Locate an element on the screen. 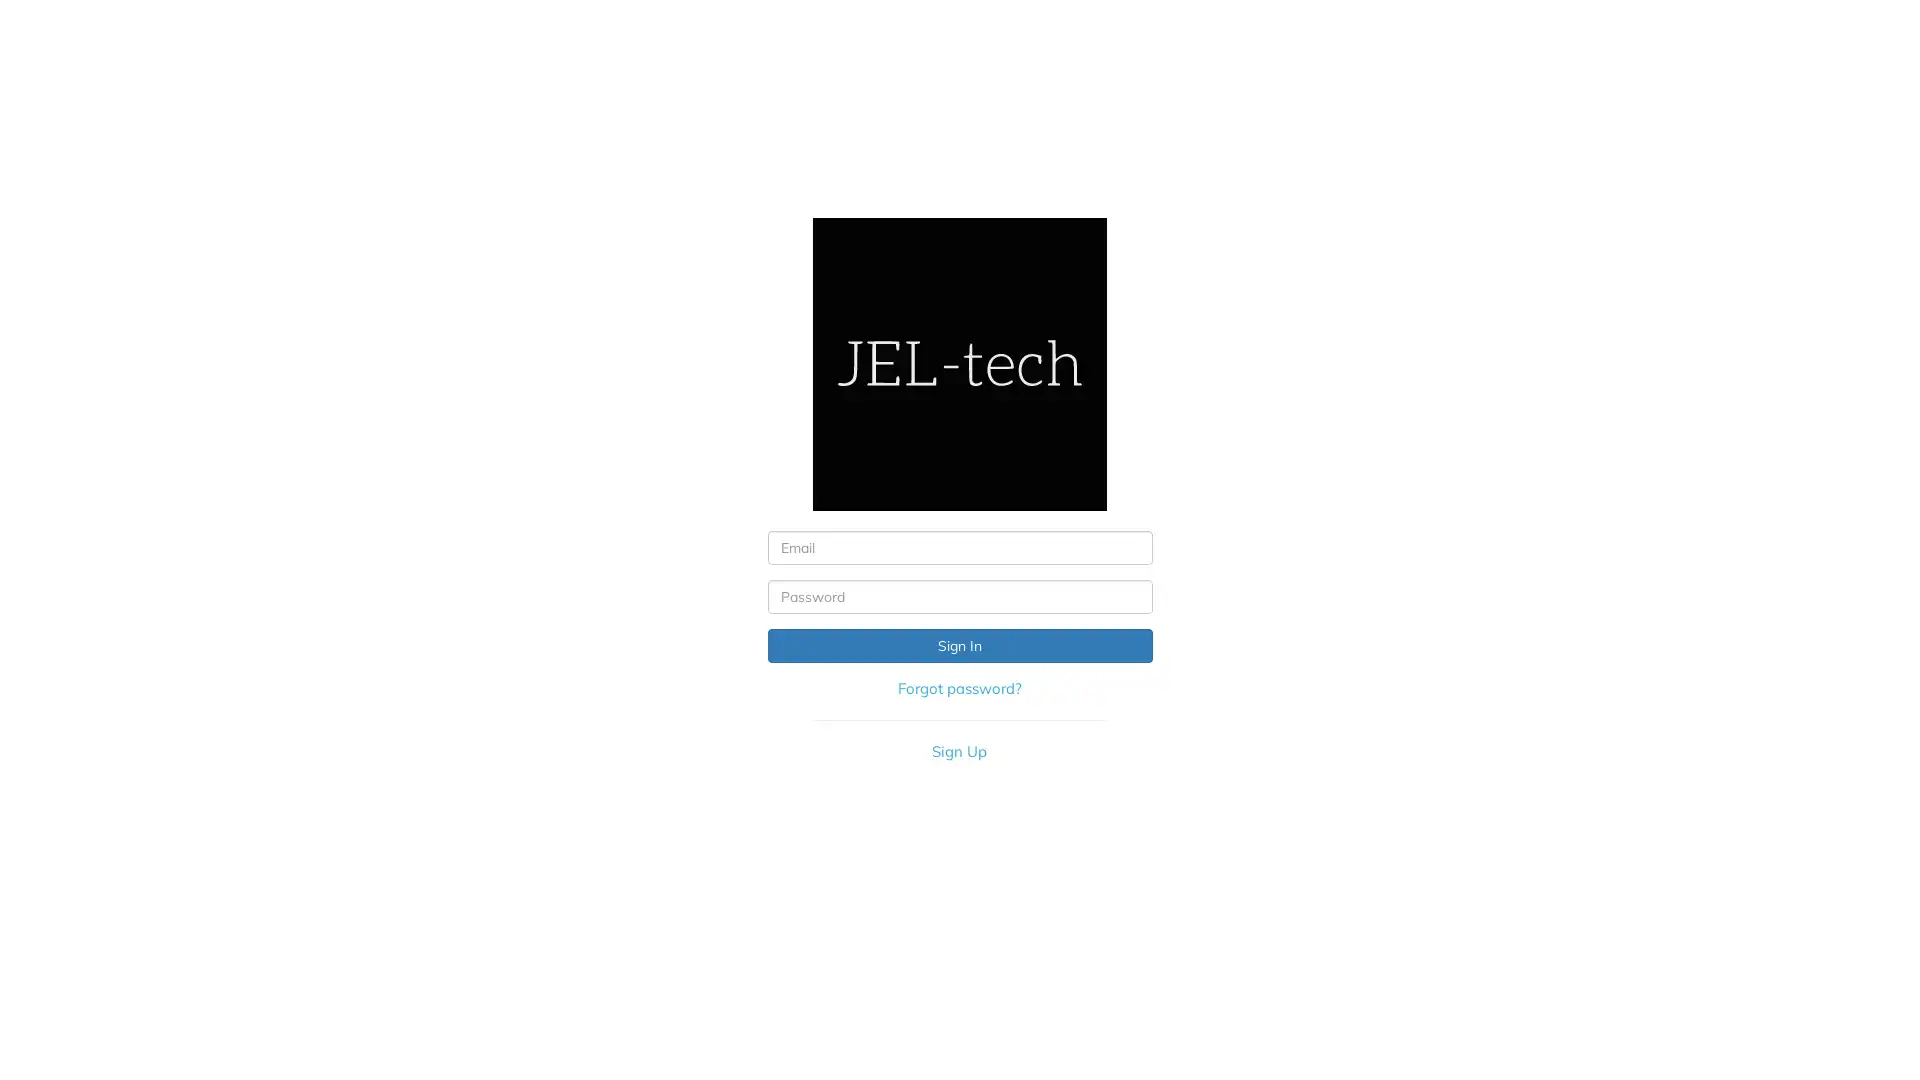  Sign Up is located at coordinates (958, 750).